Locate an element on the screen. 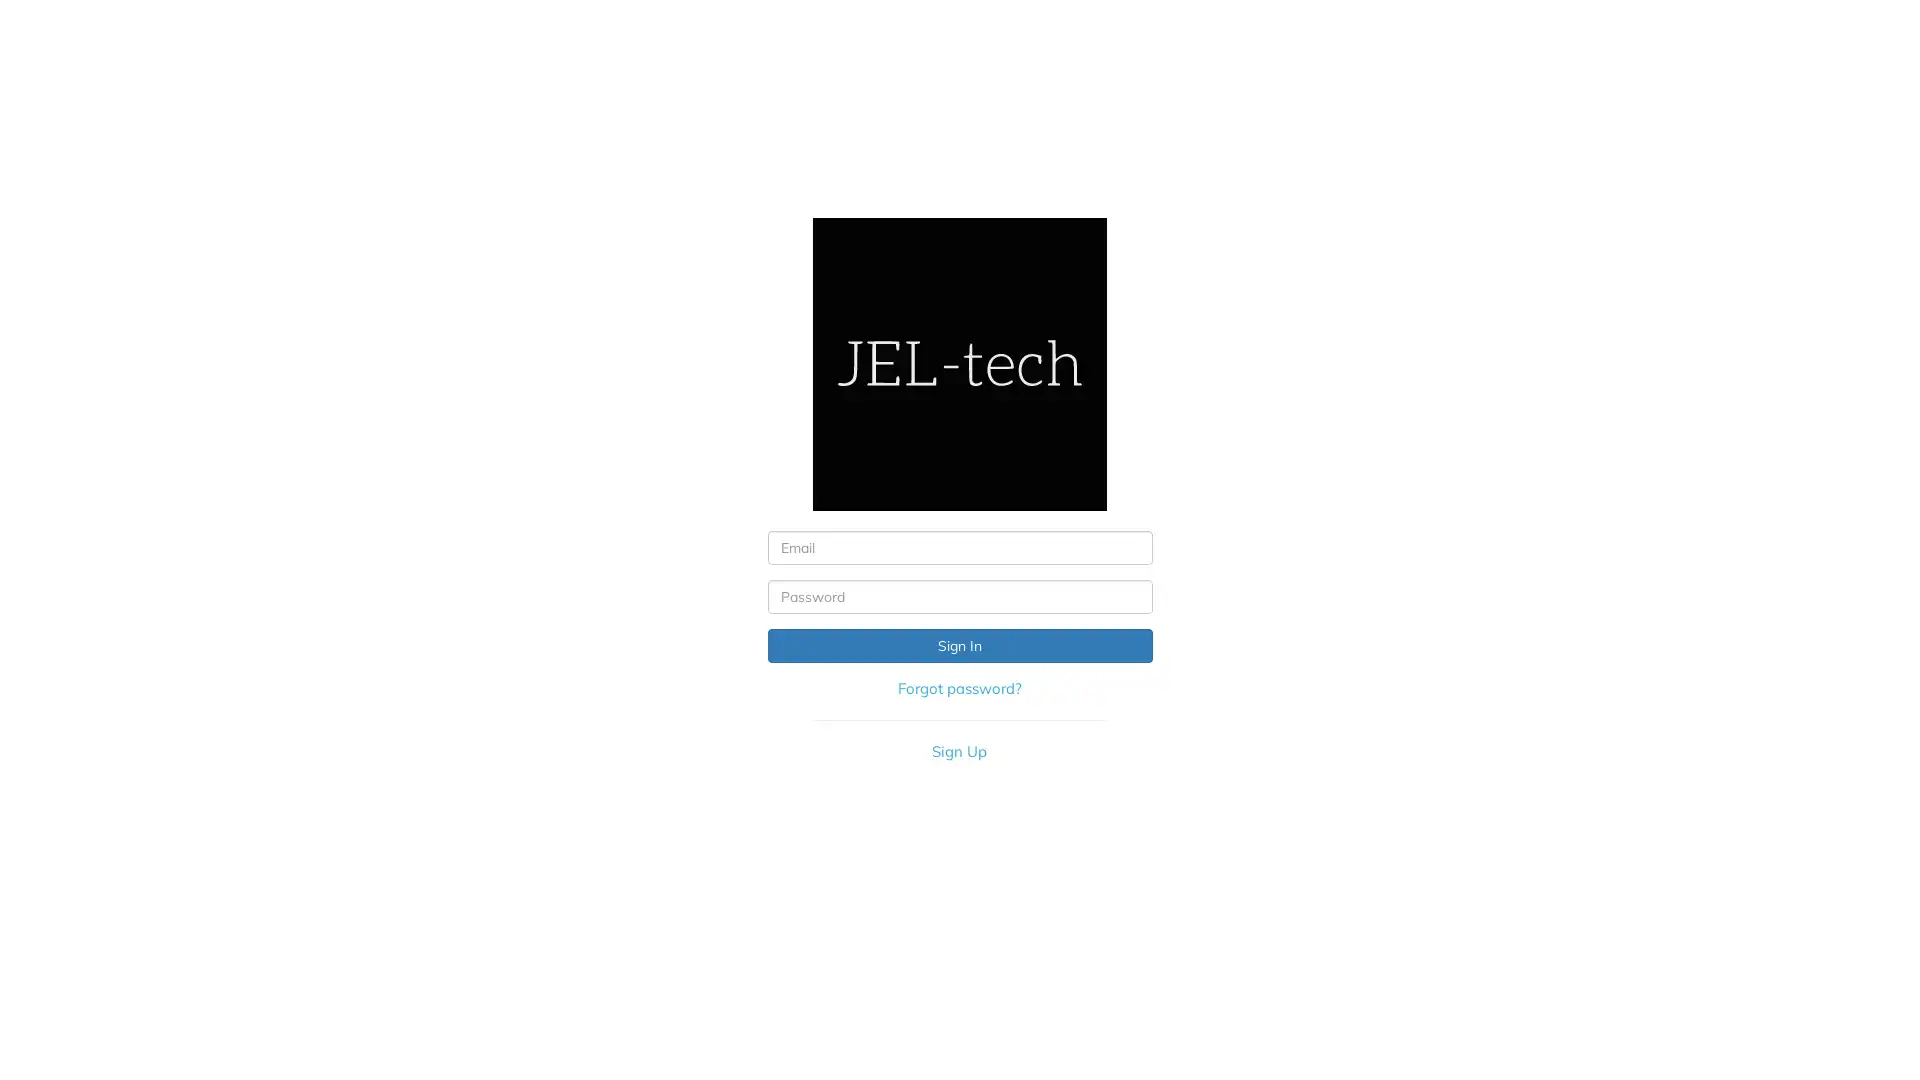  Sign Up is located at coordinates (958, 750).